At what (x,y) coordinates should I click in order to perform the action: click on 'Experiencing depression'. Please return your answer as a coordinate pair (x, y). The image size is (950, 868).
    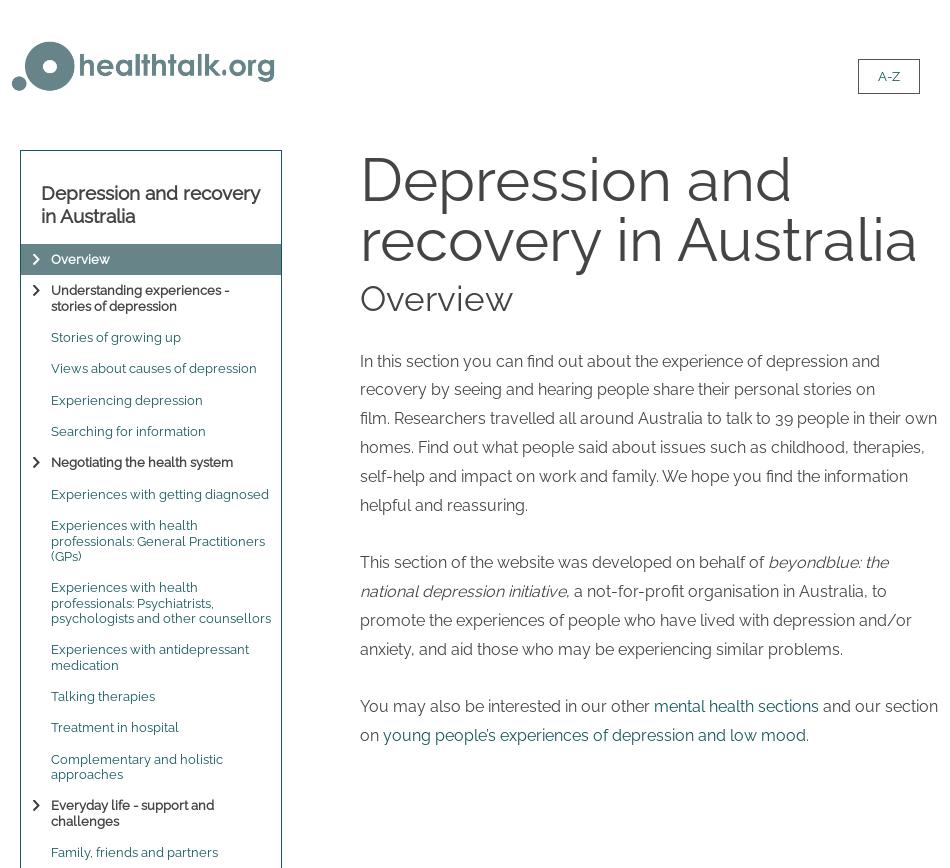
    Looking at the image, I should click on (127, 399).